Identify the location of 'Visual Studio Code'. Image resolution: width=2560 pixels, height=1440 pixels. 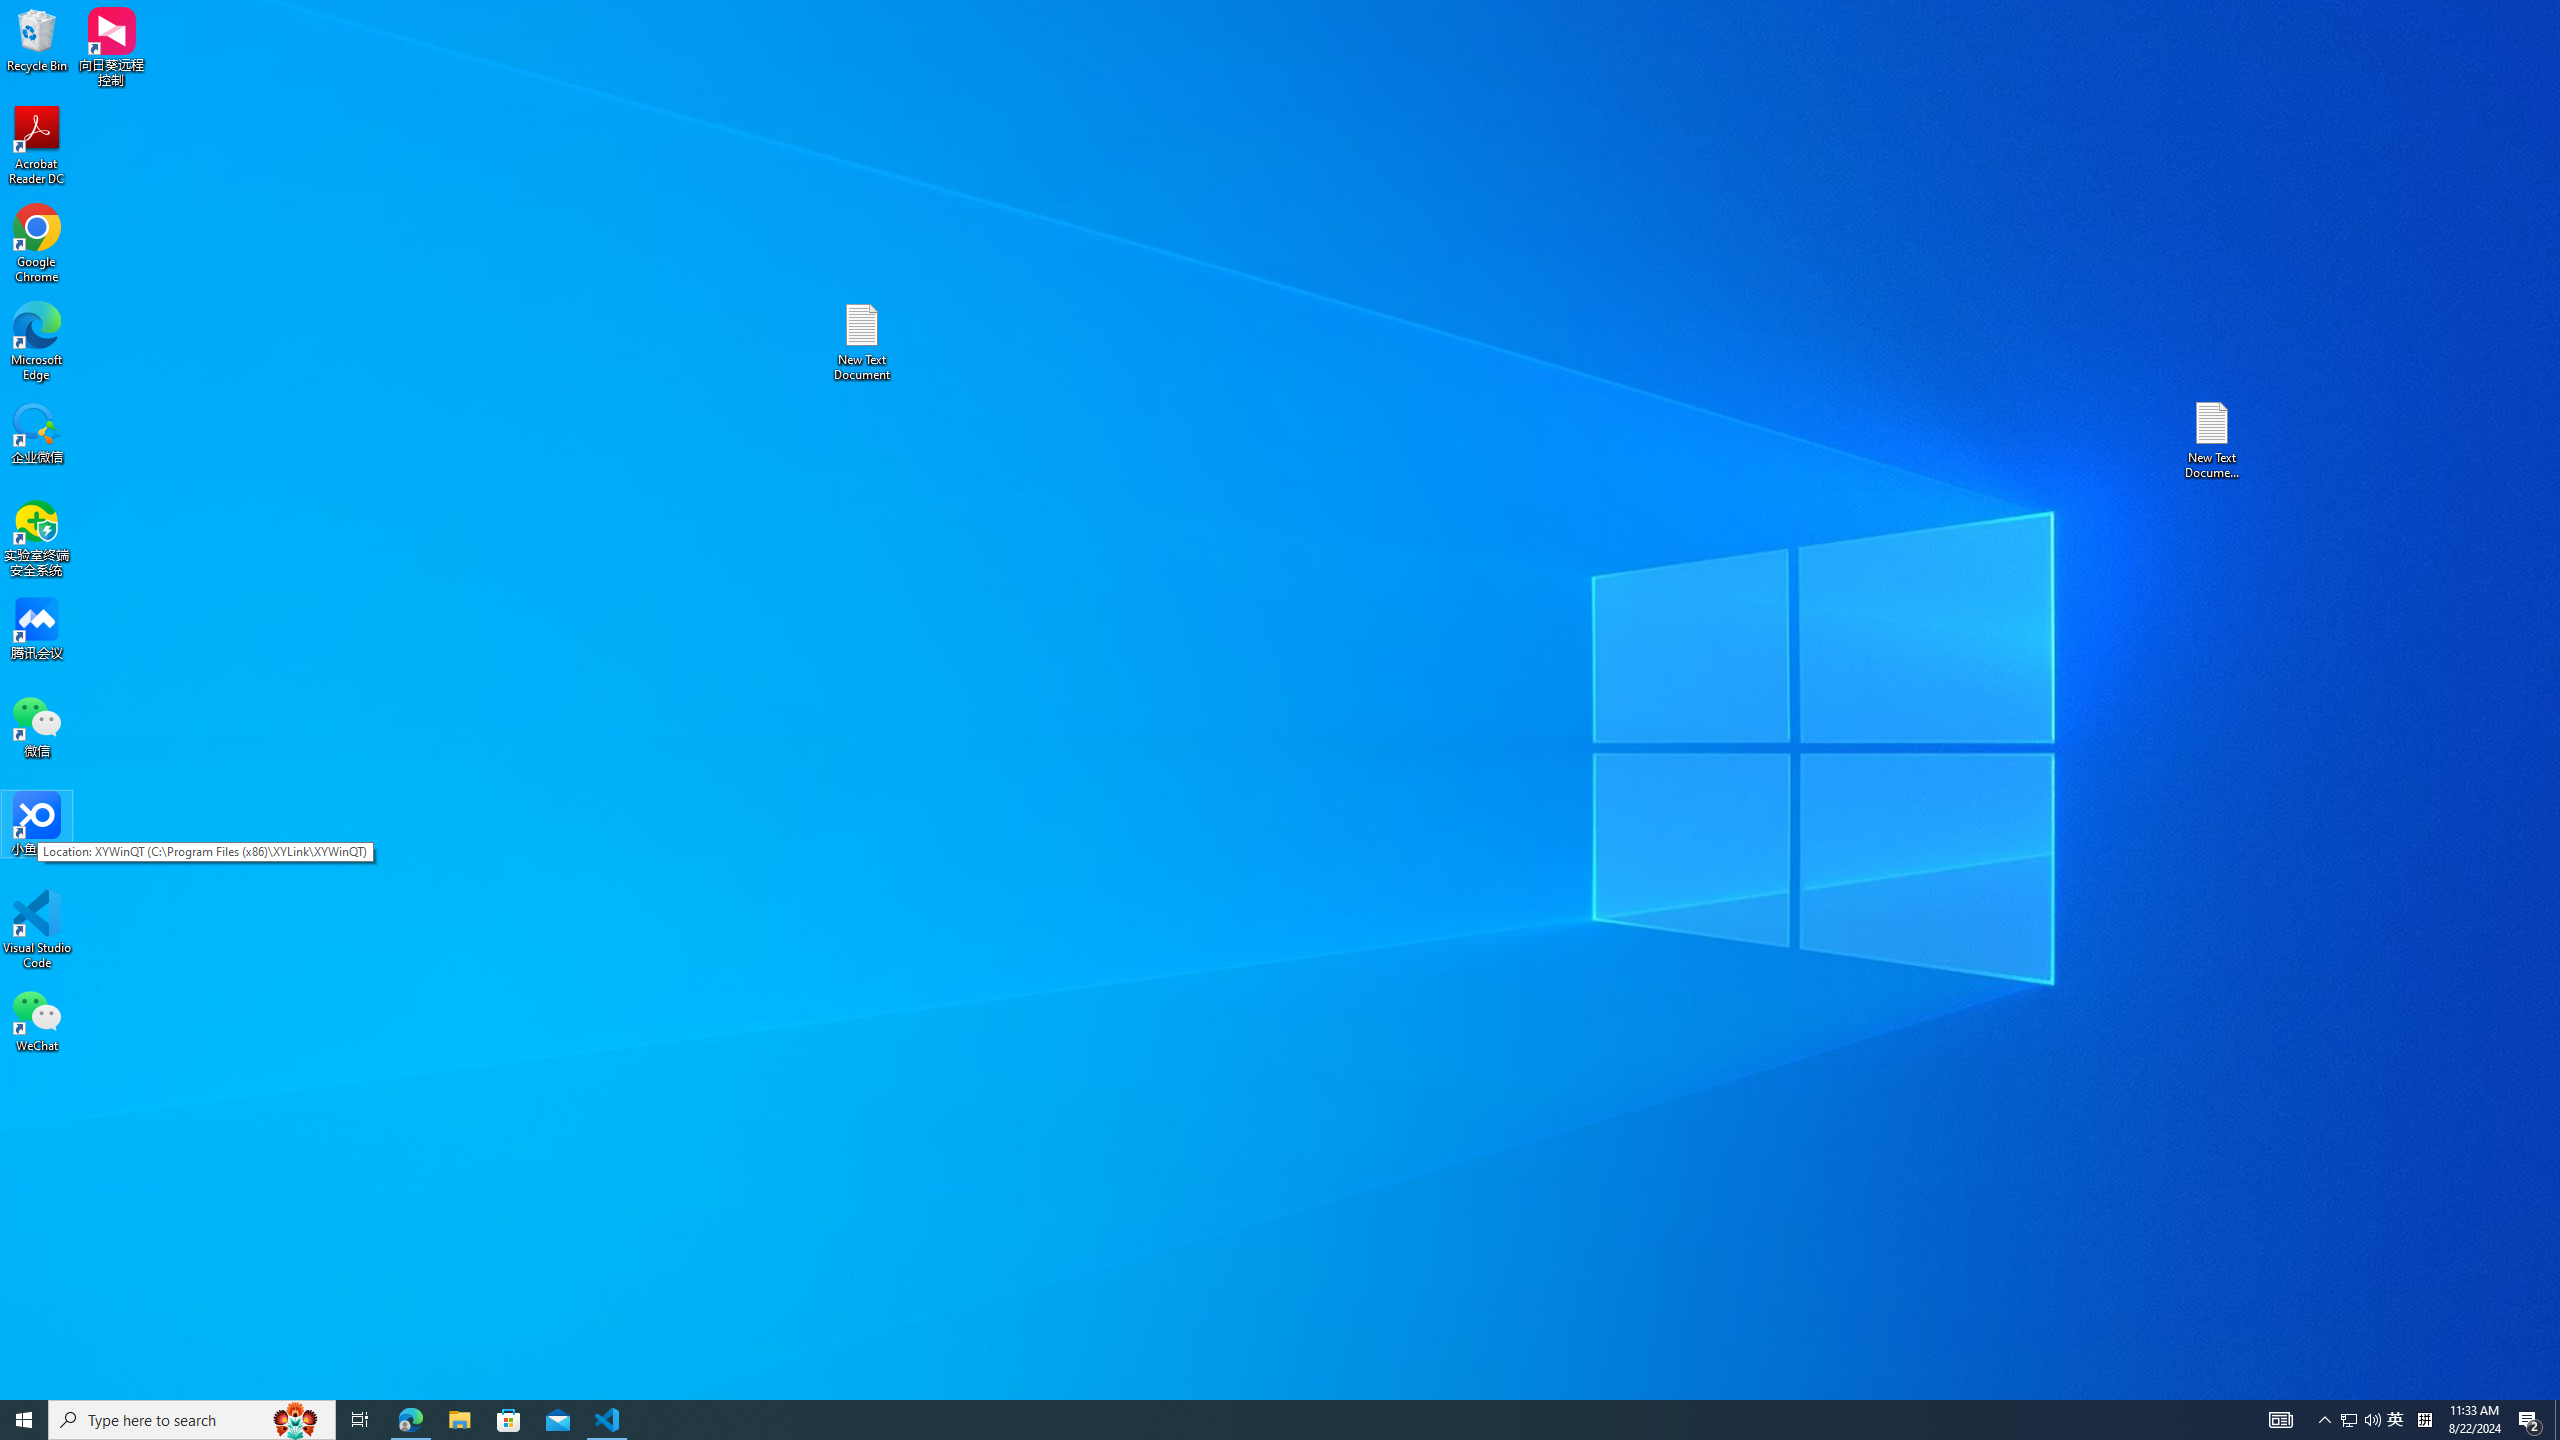
(36, 928).